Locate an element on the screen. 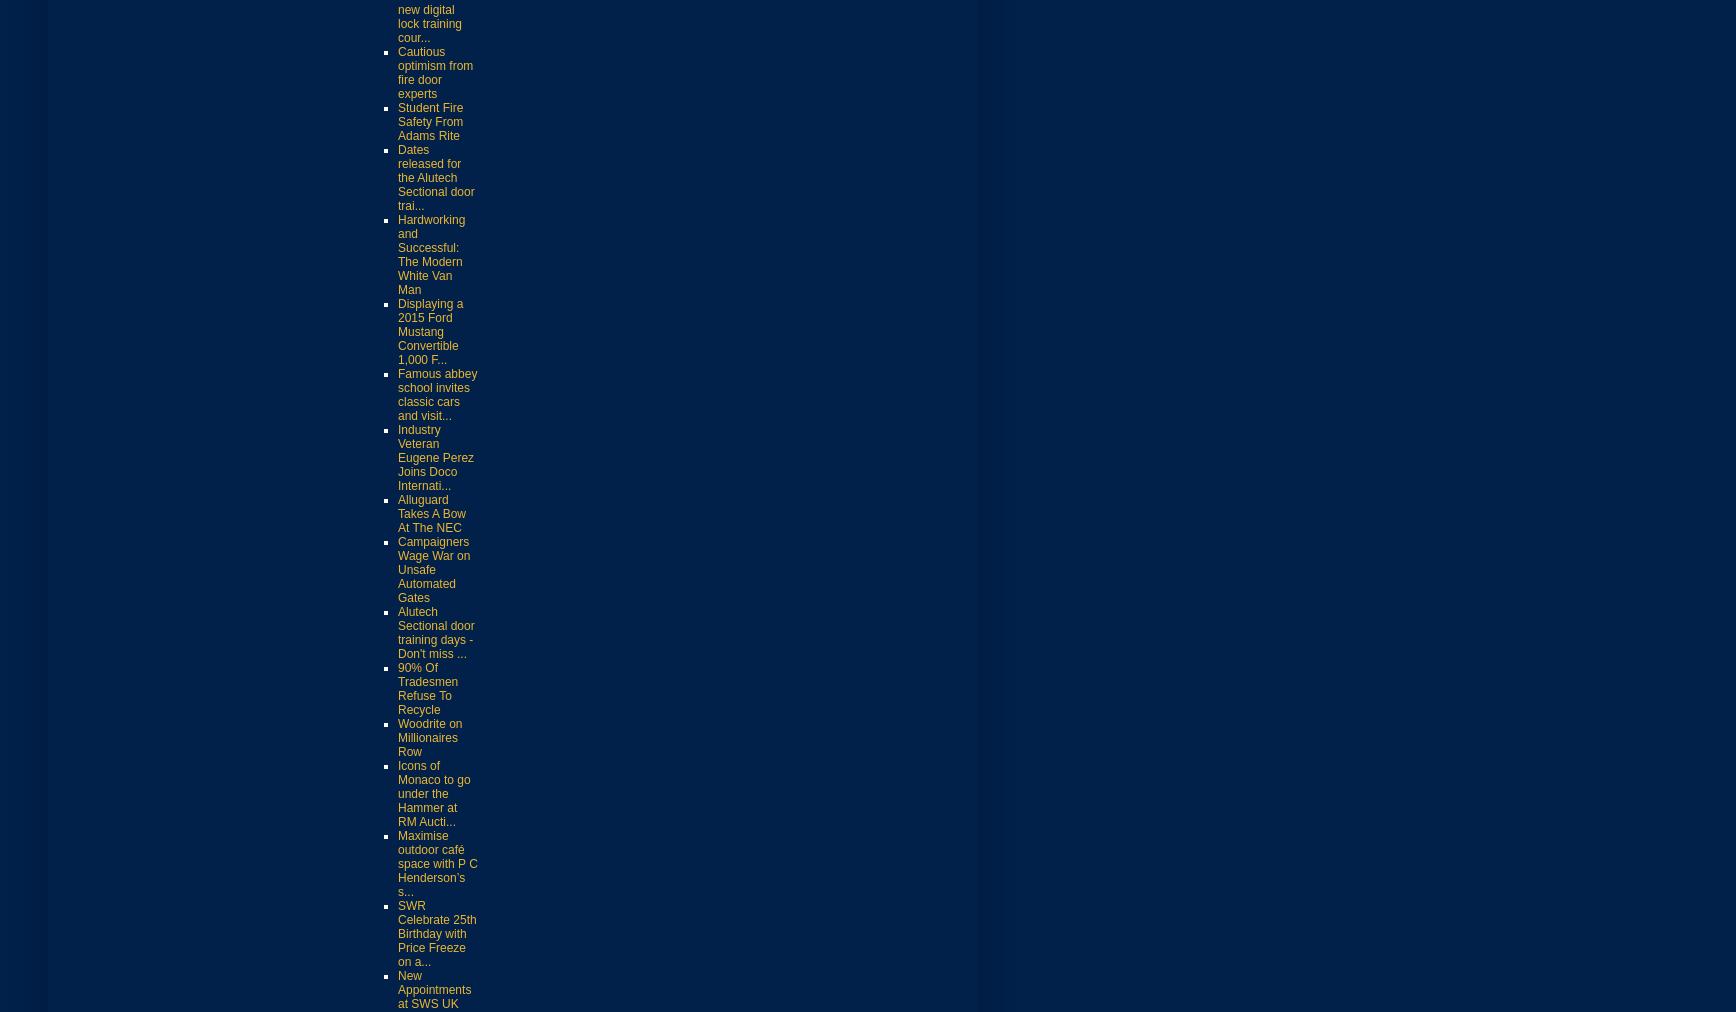 This screenshot has height=1012, width=1736. 'Woodrite on Millionaires Row' is located at coordinates (430, 737).